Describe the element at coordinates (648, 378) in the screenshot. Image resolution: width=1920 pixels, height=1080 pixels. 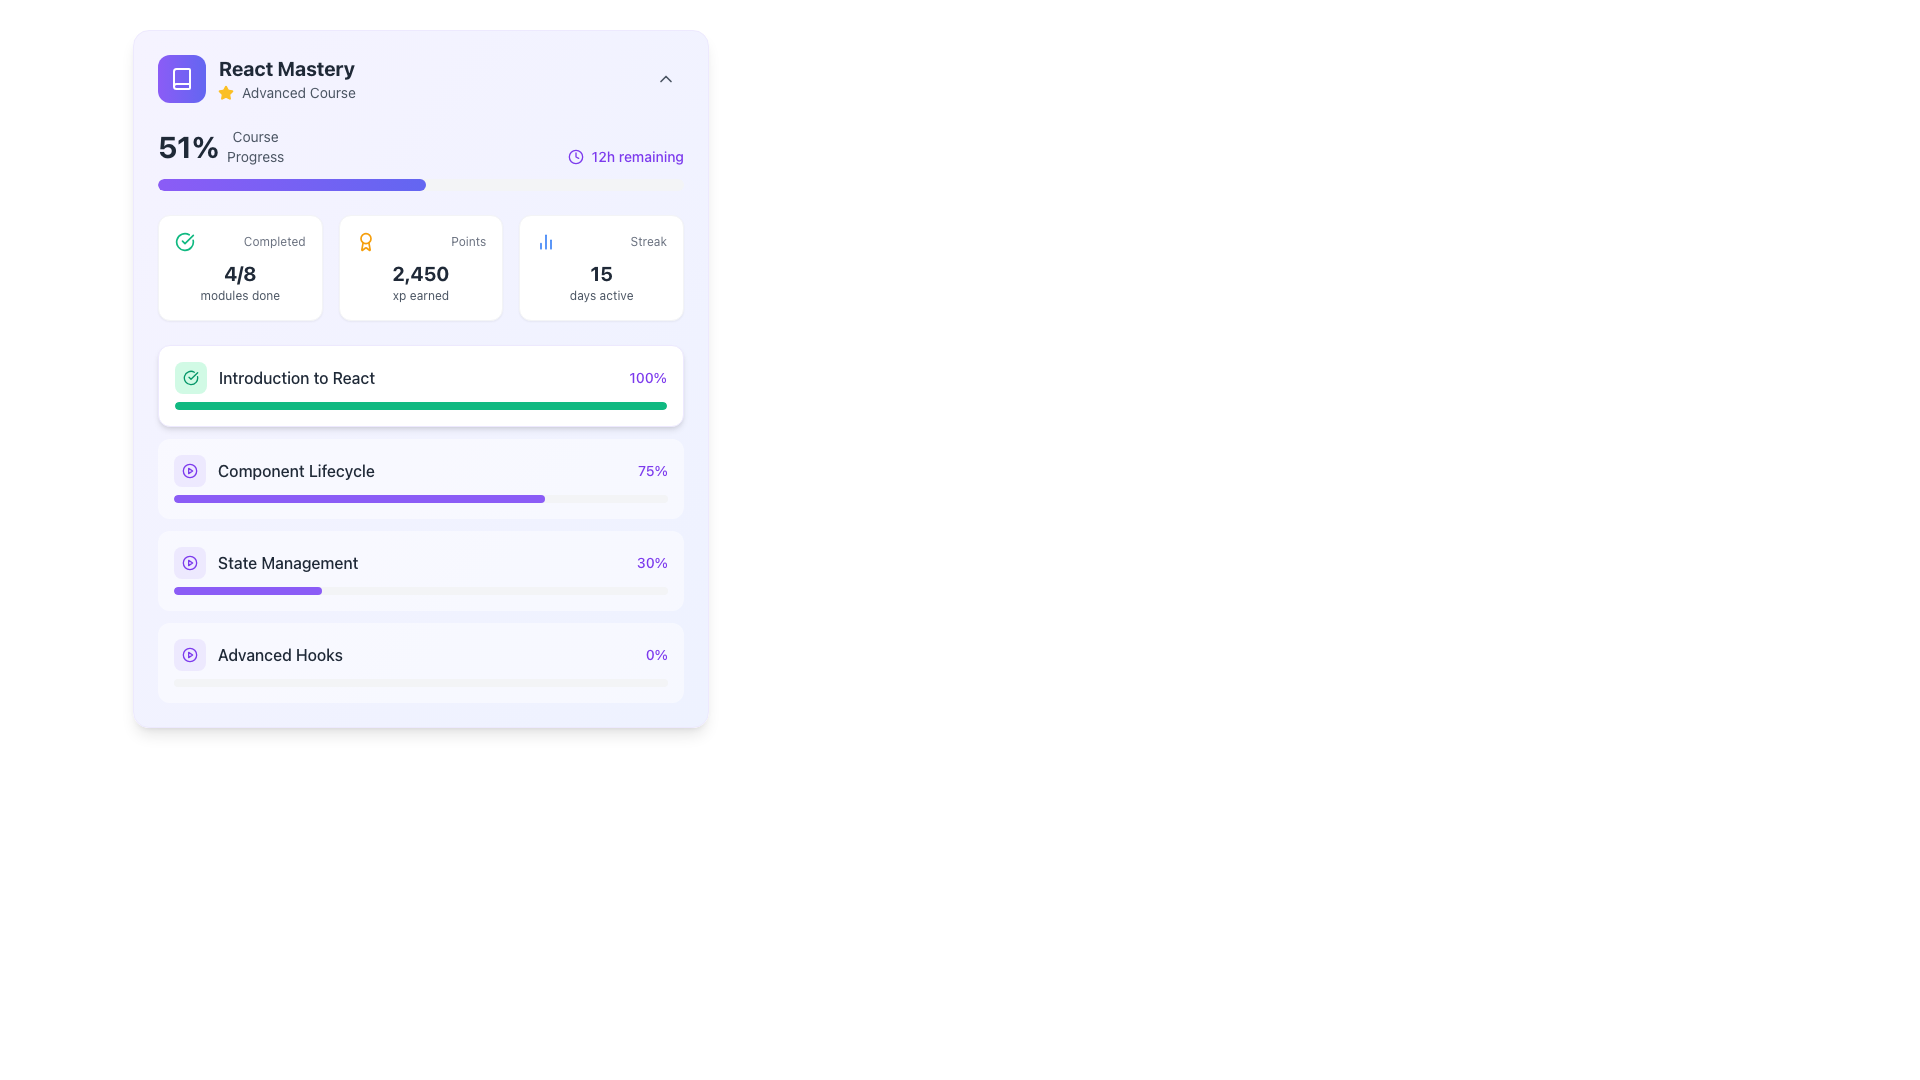
I see `the text label displaying '100%' in violet color, located at the top-right corner of the 'Introduction to React' section` at that location.